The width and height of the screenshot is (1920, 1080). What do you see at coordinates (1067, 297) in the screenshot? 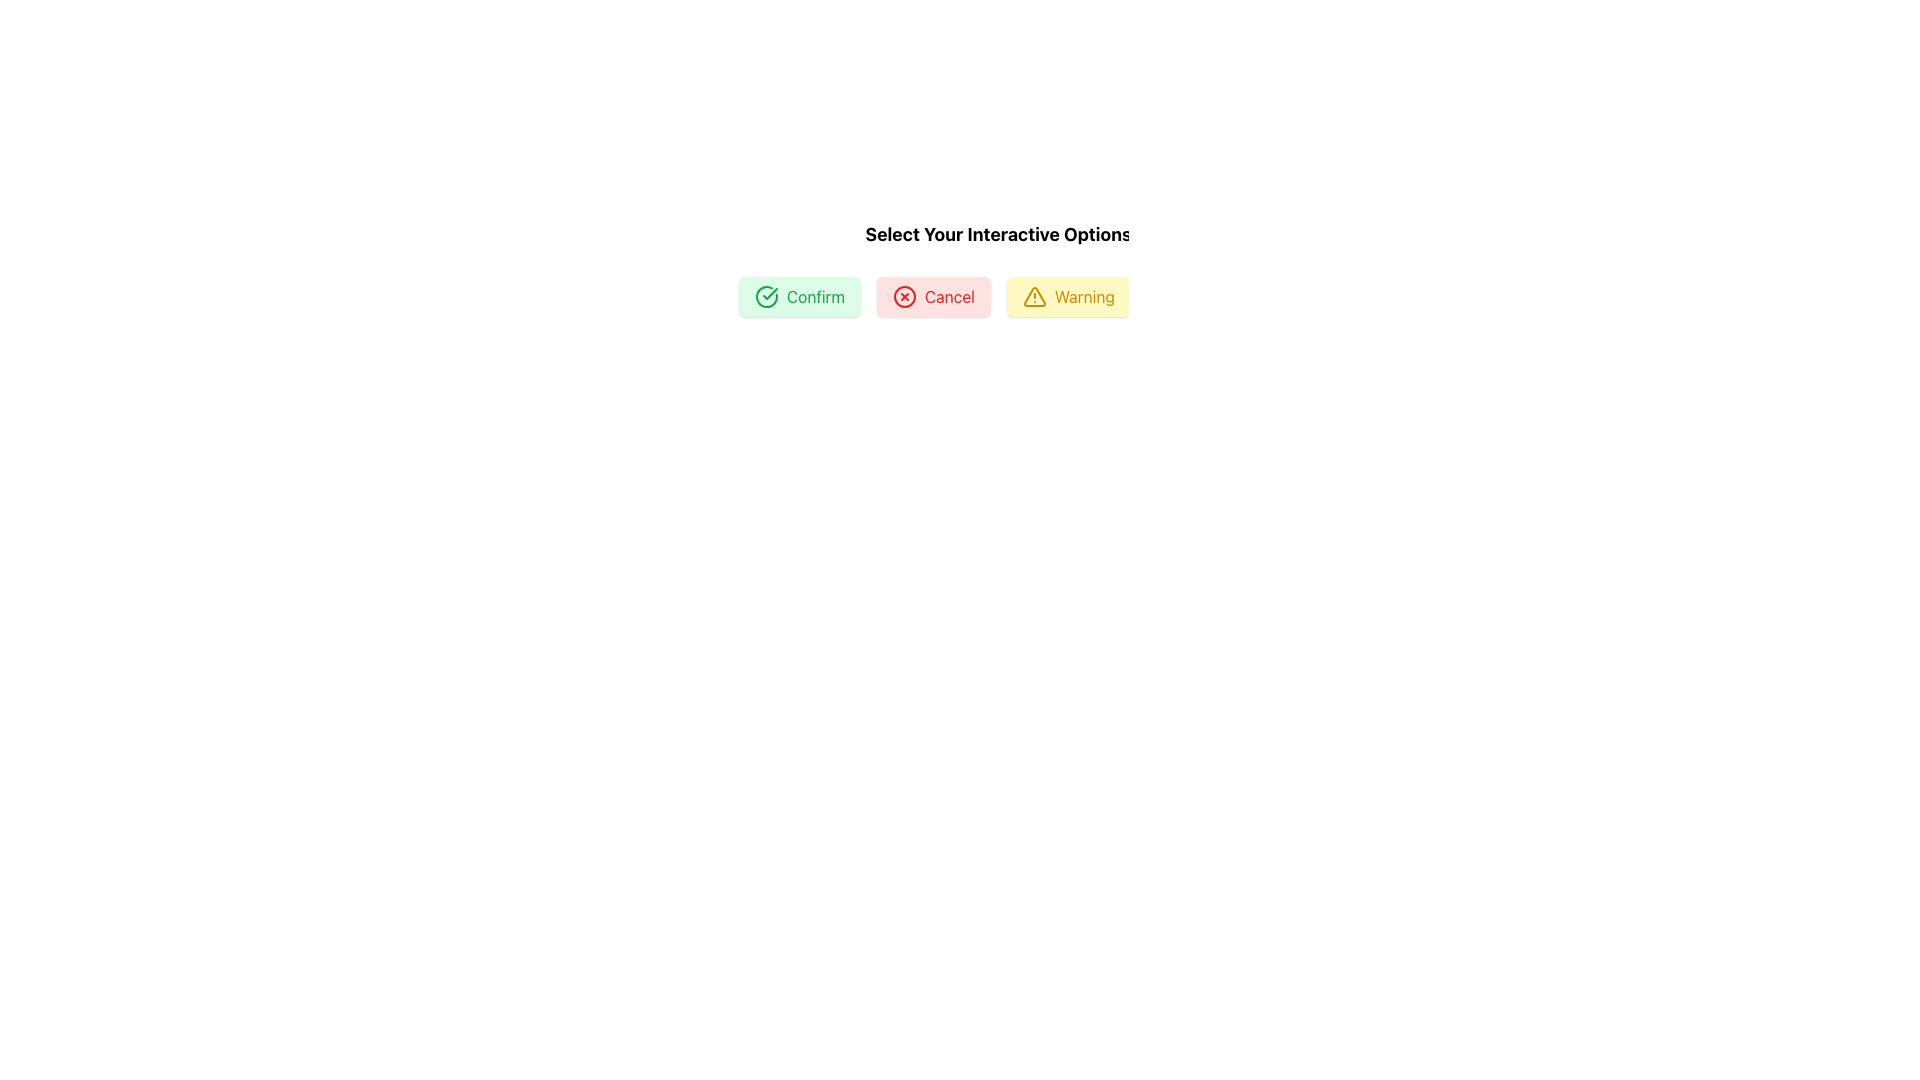
I see `the third button in a horizontal group to observe any hover effects, such as color change, located between the 'Cancel' and 'Protect' buttons` at bounding box center [1067, 297].